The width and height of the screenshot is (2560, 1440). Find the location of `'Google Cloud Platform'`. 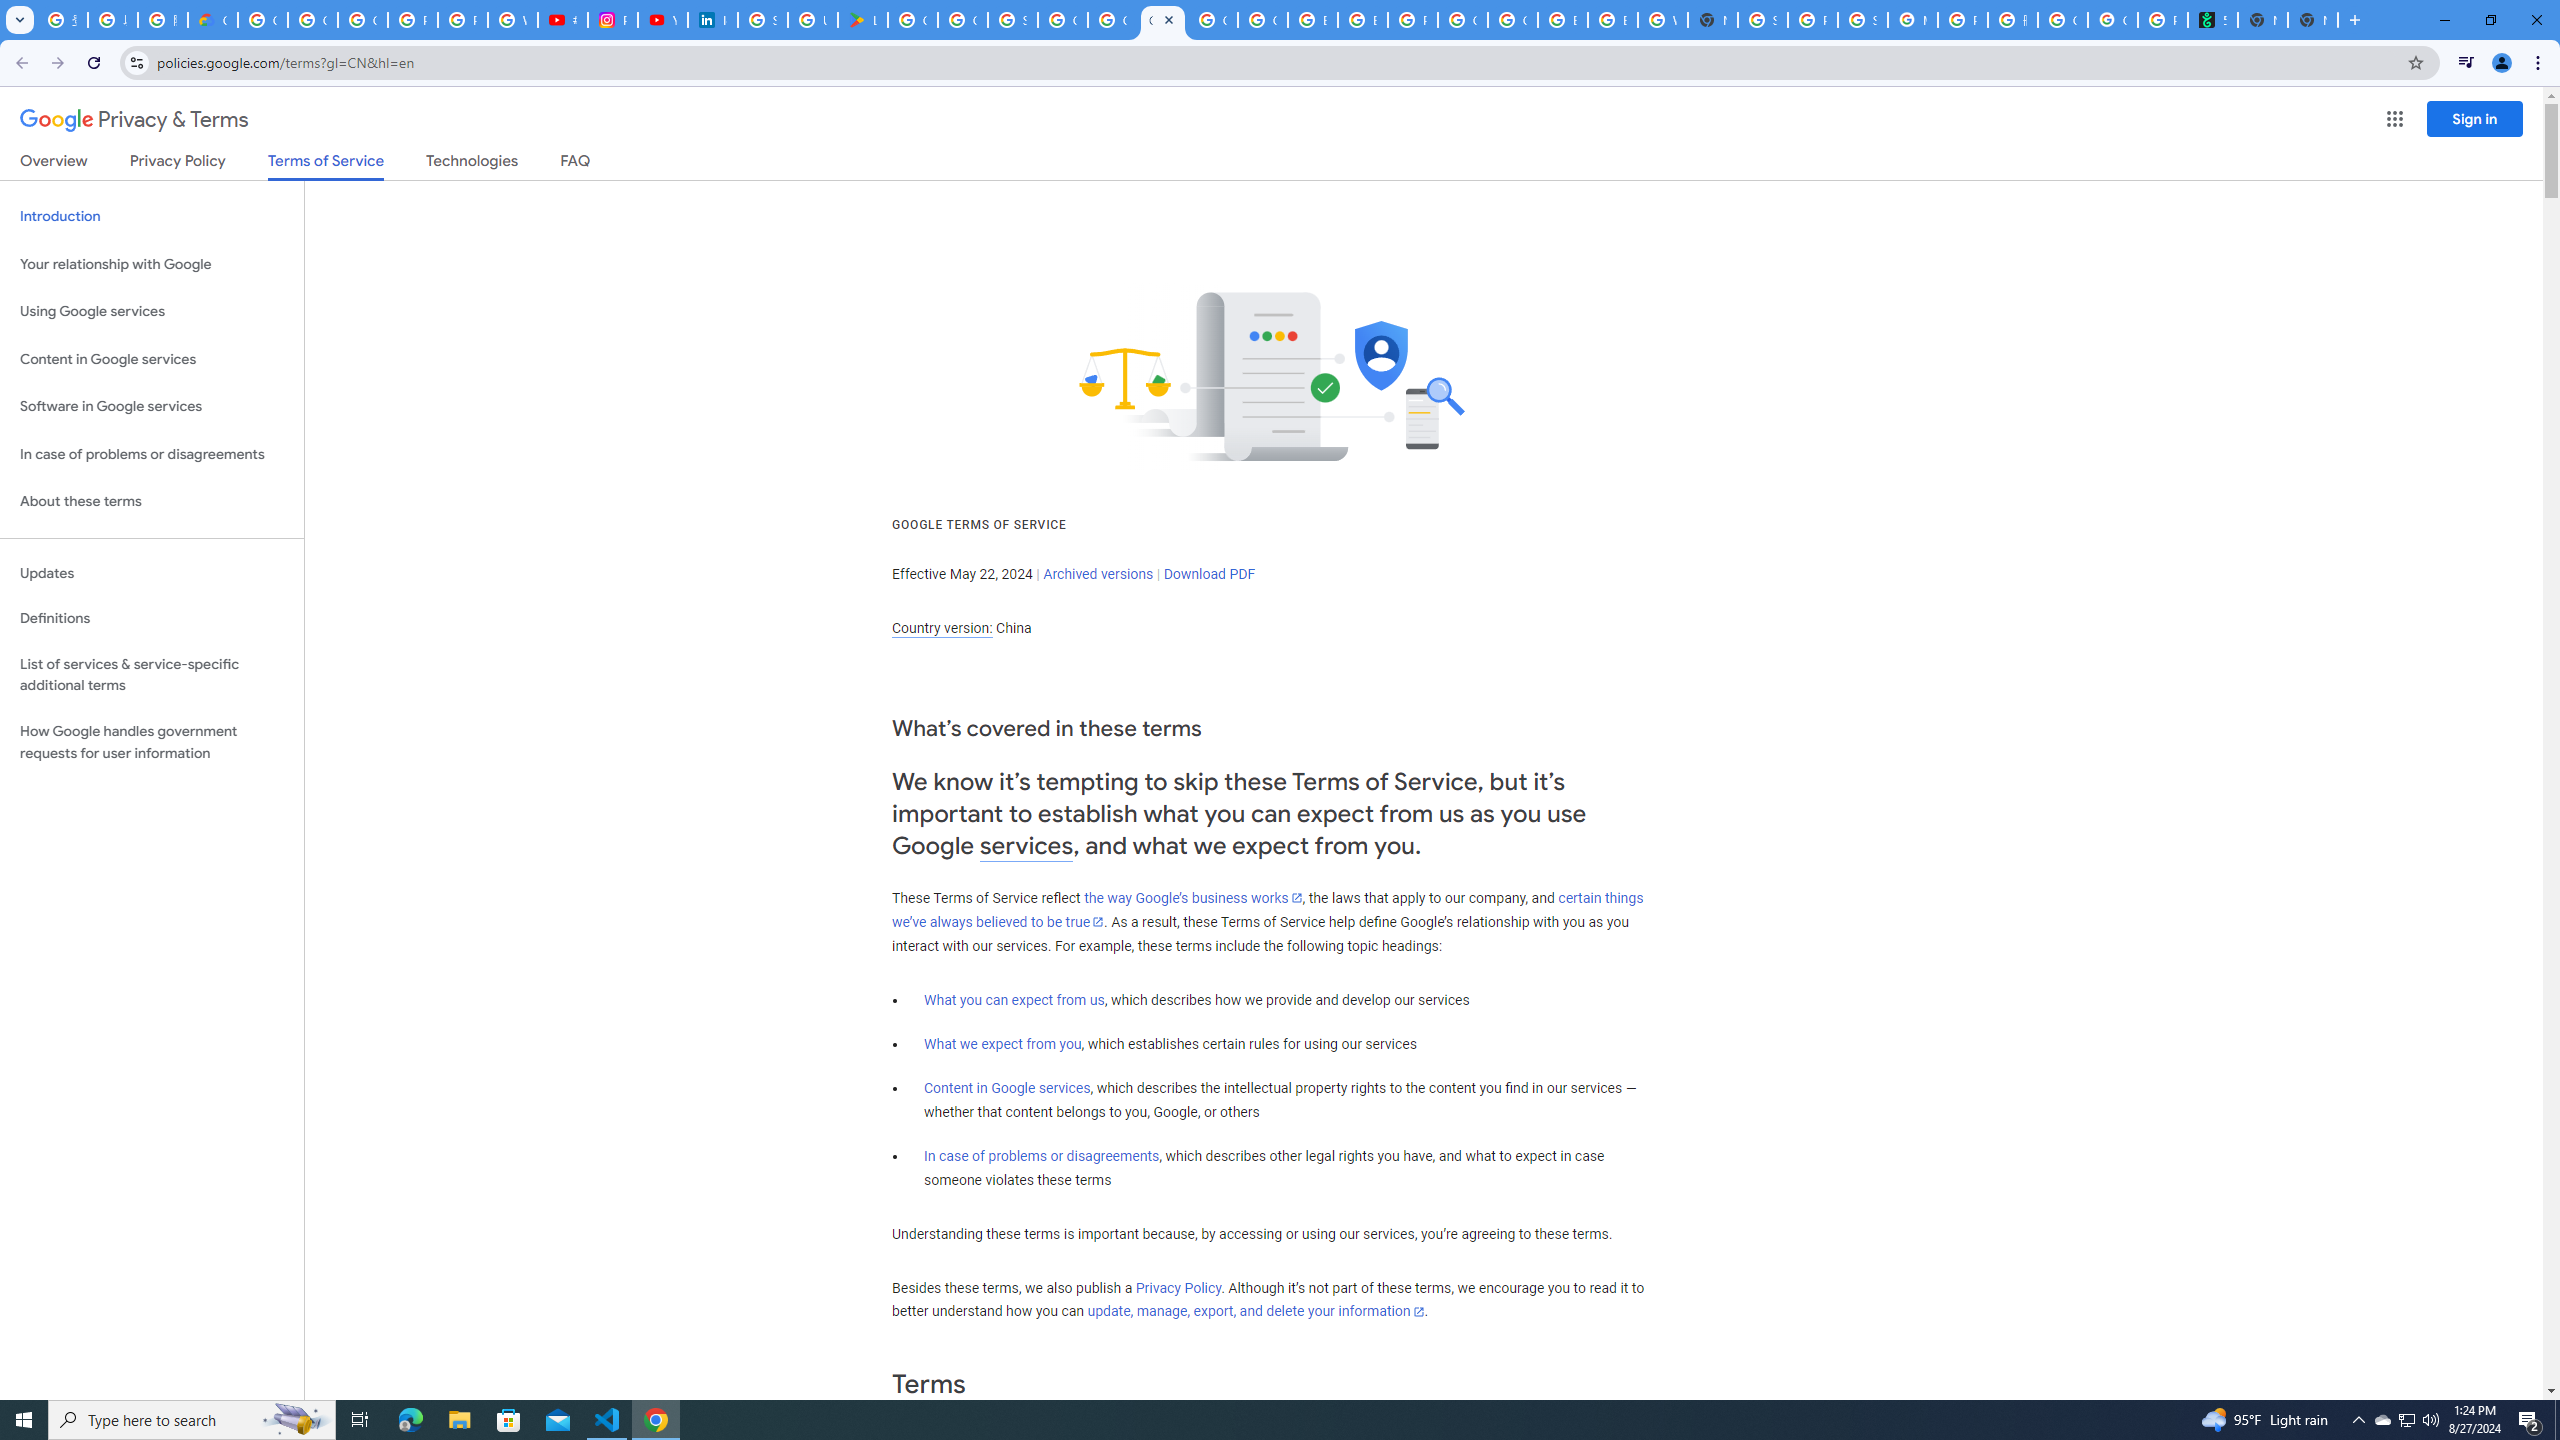

'Google Cloud Platform' is located at coordinates (1512, 19).